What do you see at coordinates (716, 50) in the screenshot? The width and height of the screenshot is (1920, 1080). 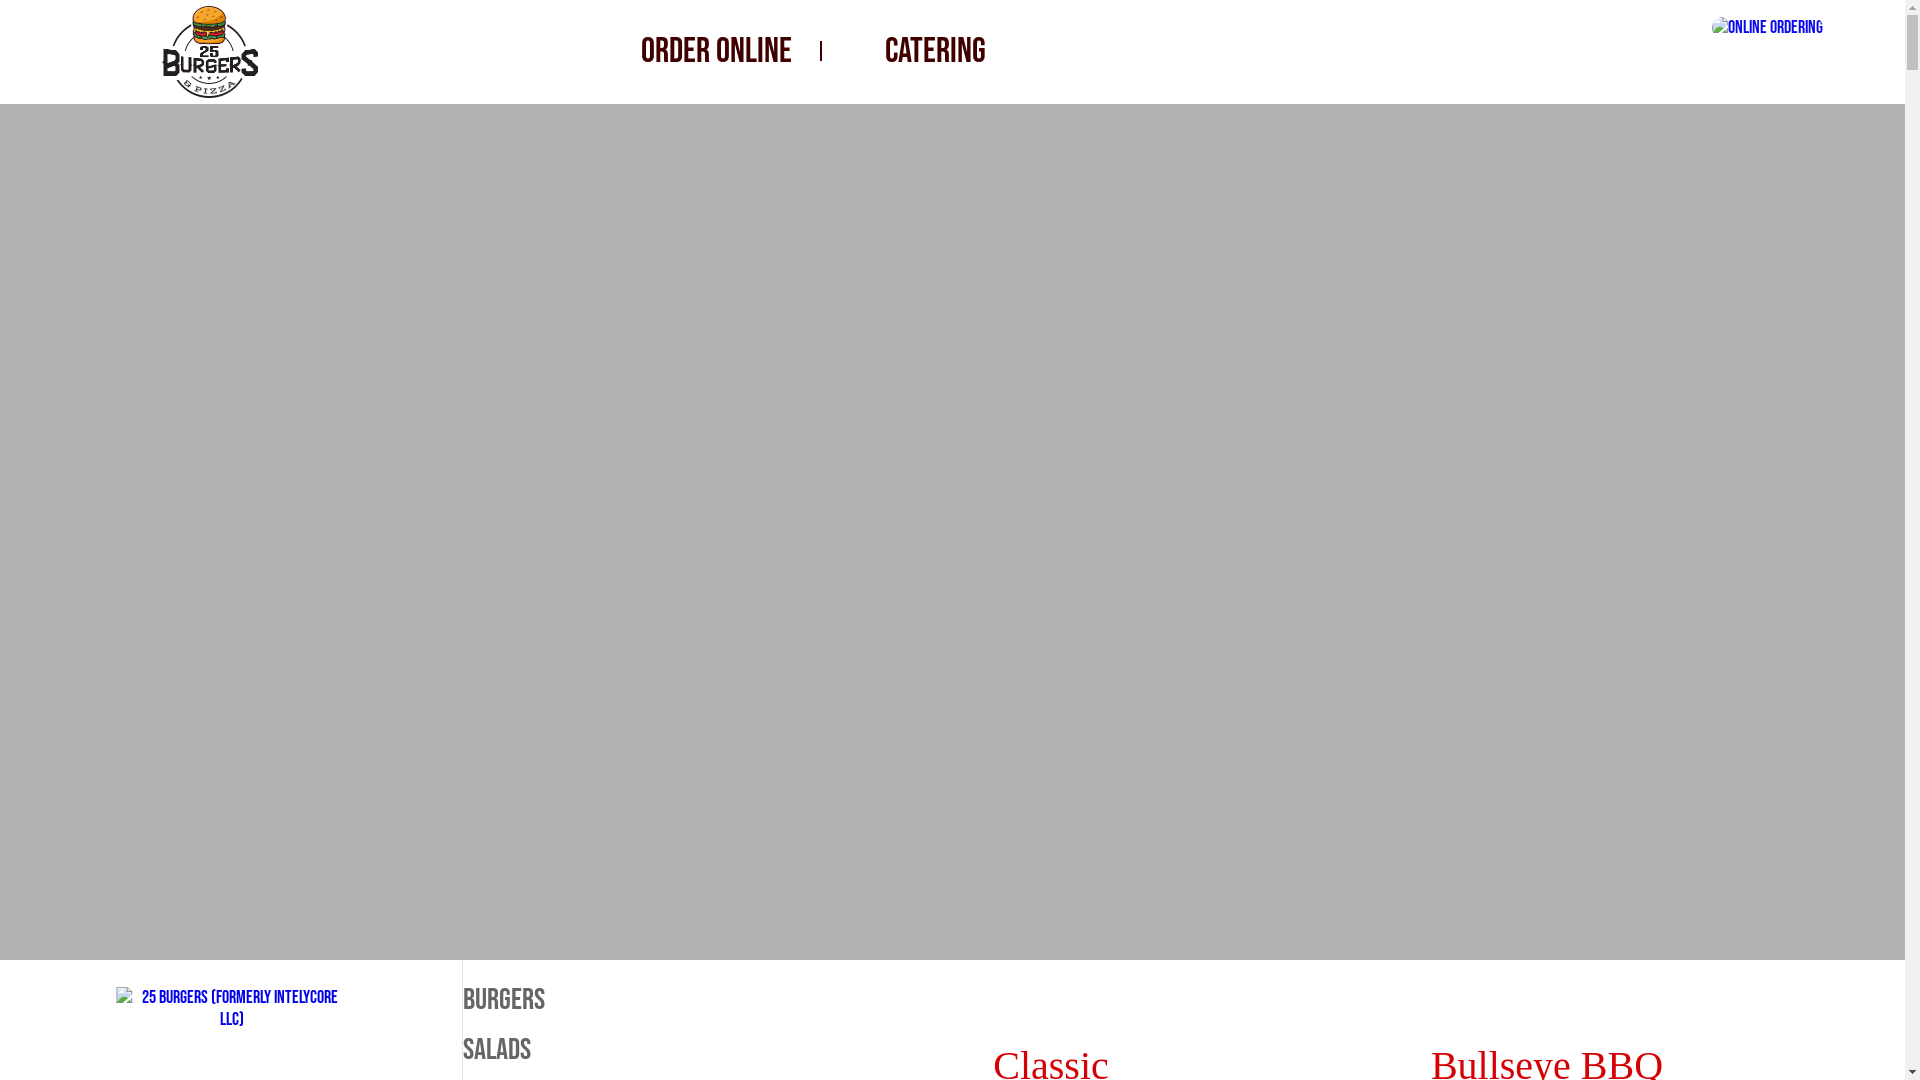 I see `'ORDER ONLINE'` at bounding box center [716, 50].